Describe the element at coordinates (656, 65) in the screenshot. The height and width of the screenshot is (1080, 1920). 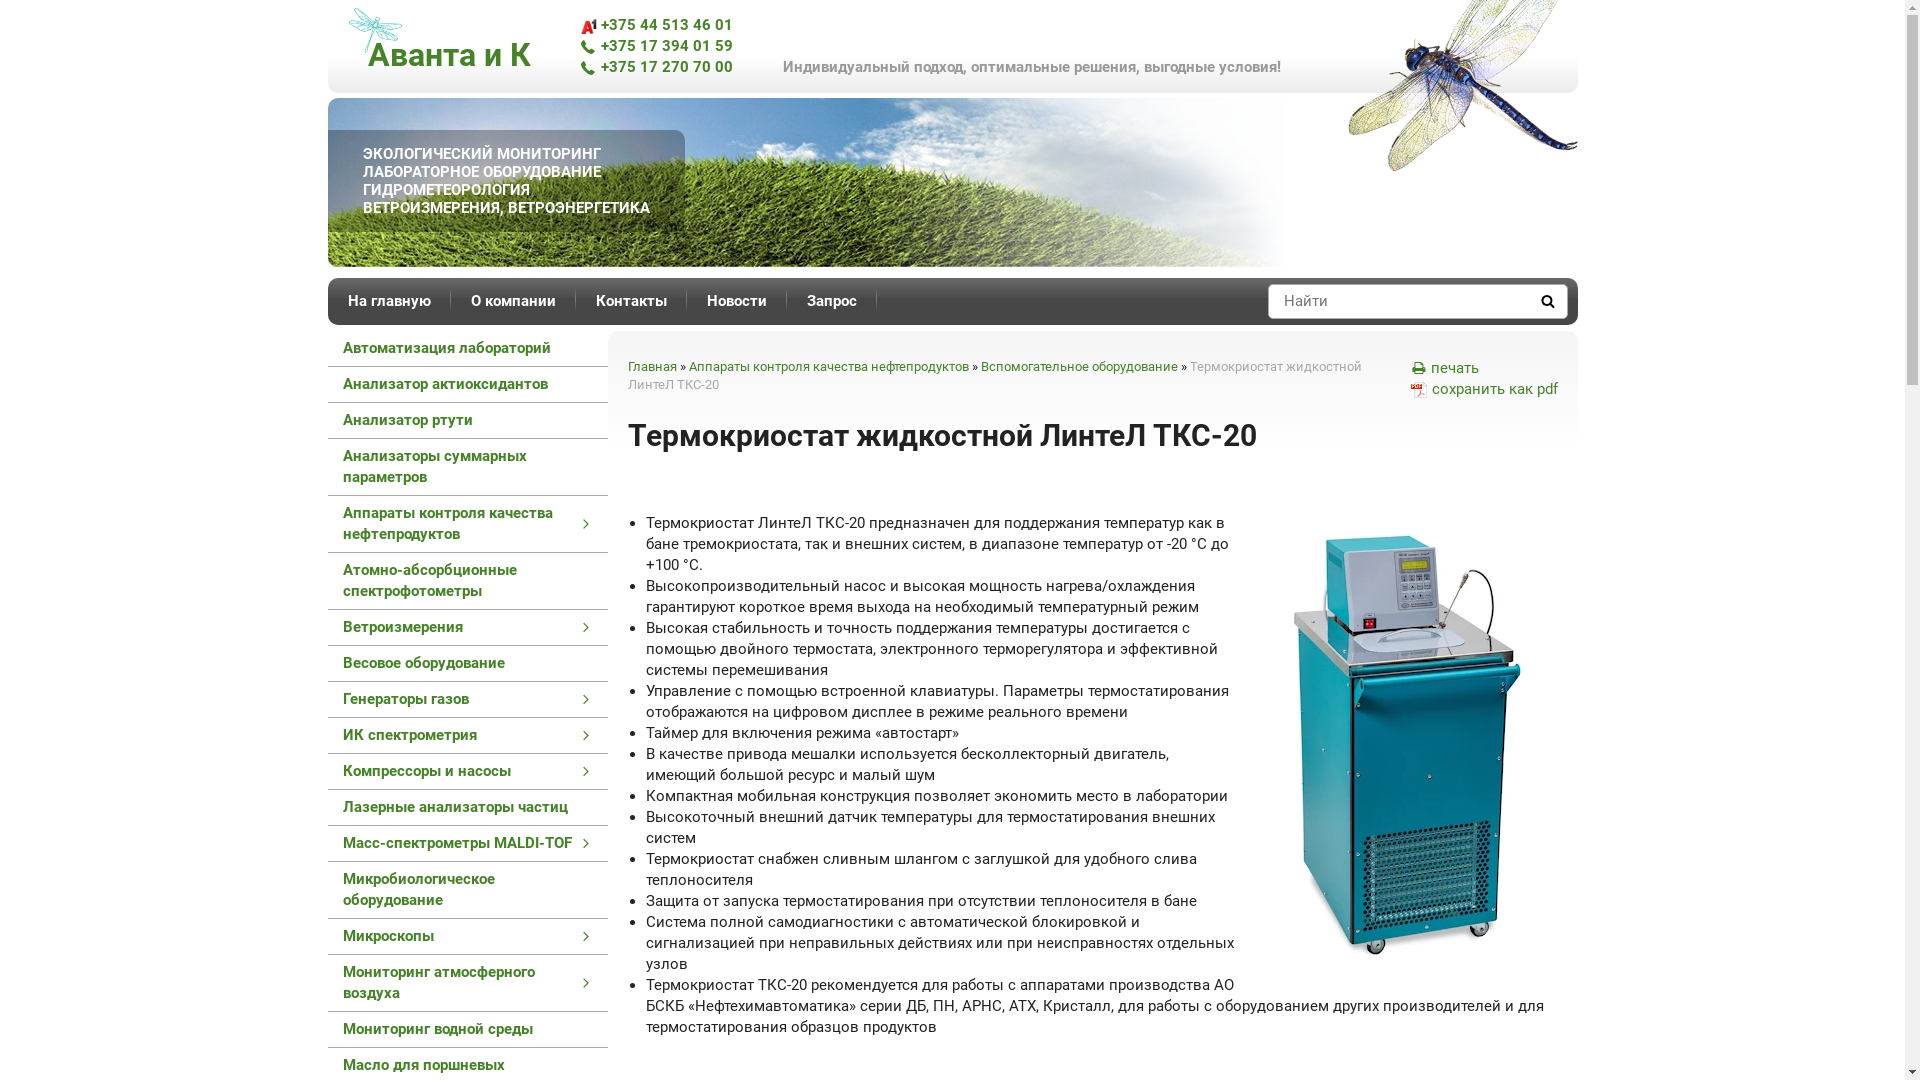
I see `'+375 17 270 70 00'` at that location.